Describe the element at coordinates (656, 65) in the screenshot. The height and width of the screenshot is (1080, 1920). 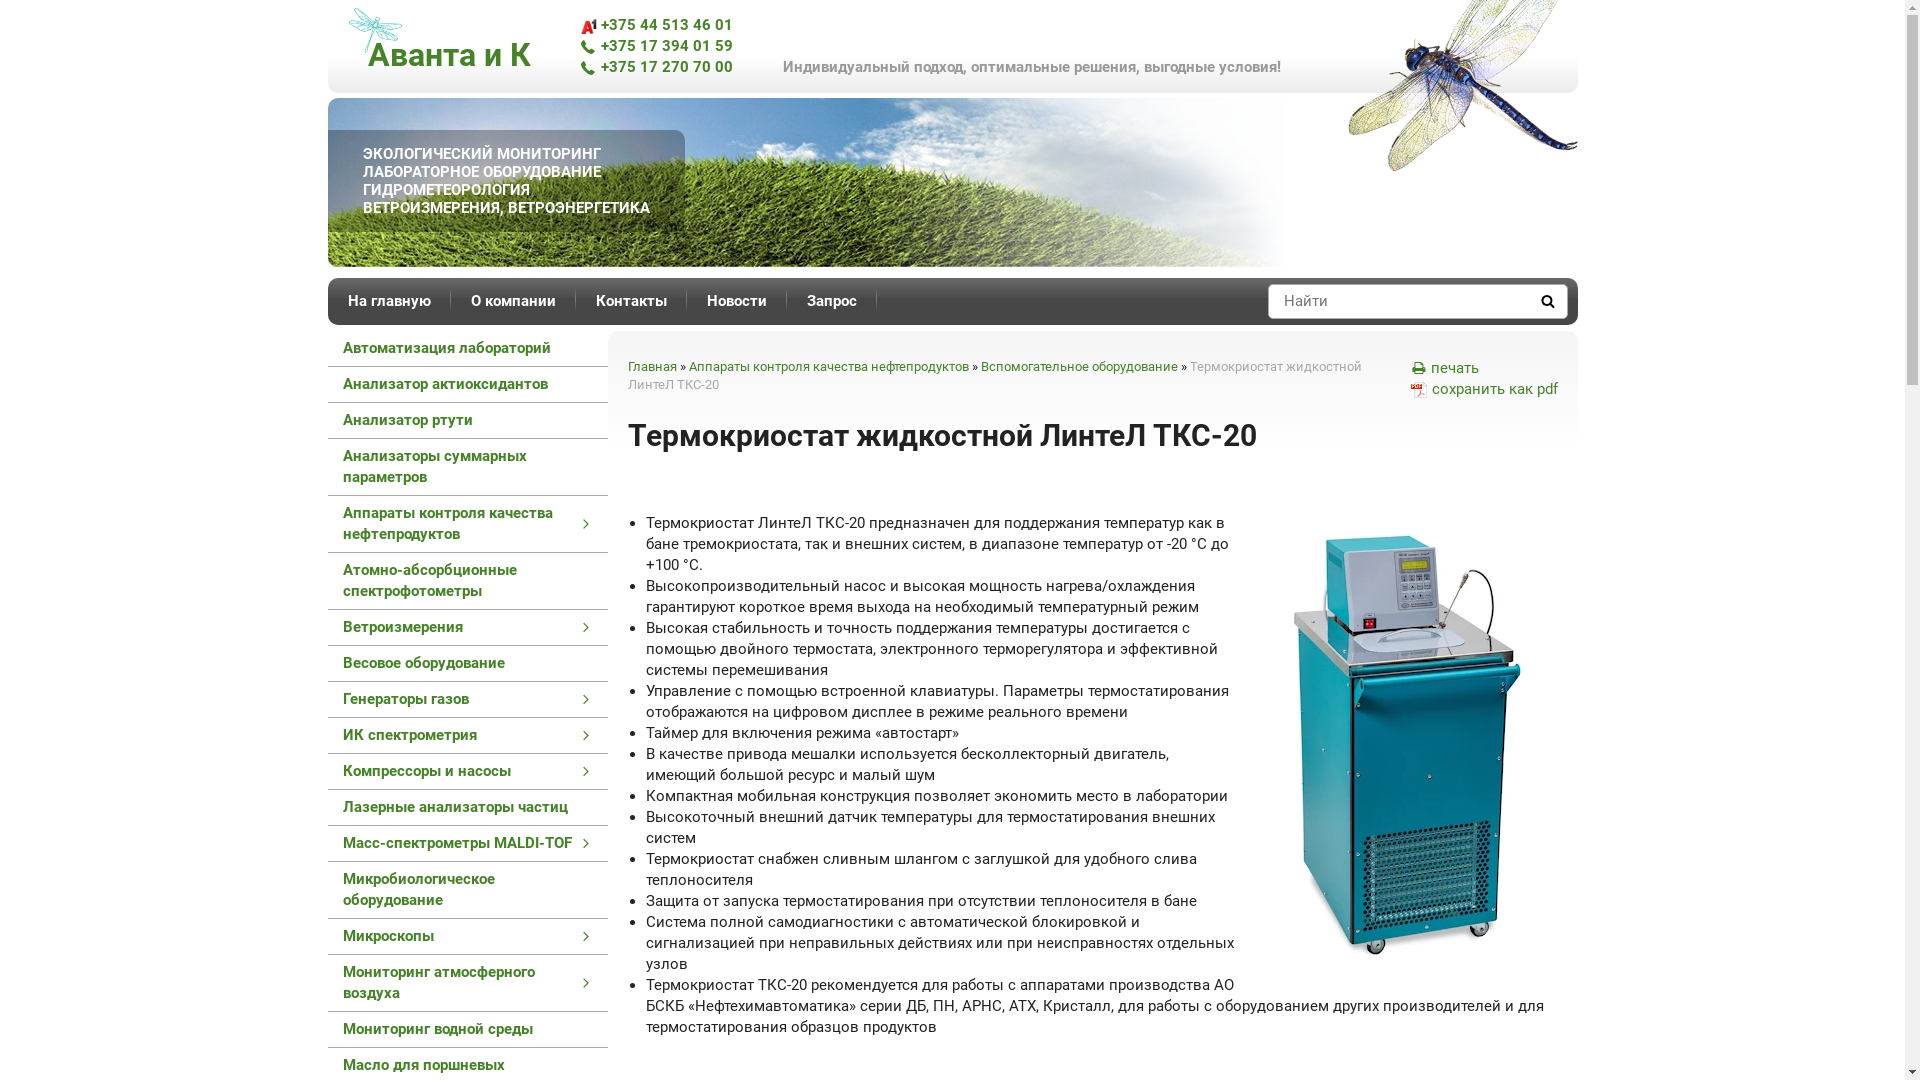
I see `'+375 17 270 70 00'` at that location.